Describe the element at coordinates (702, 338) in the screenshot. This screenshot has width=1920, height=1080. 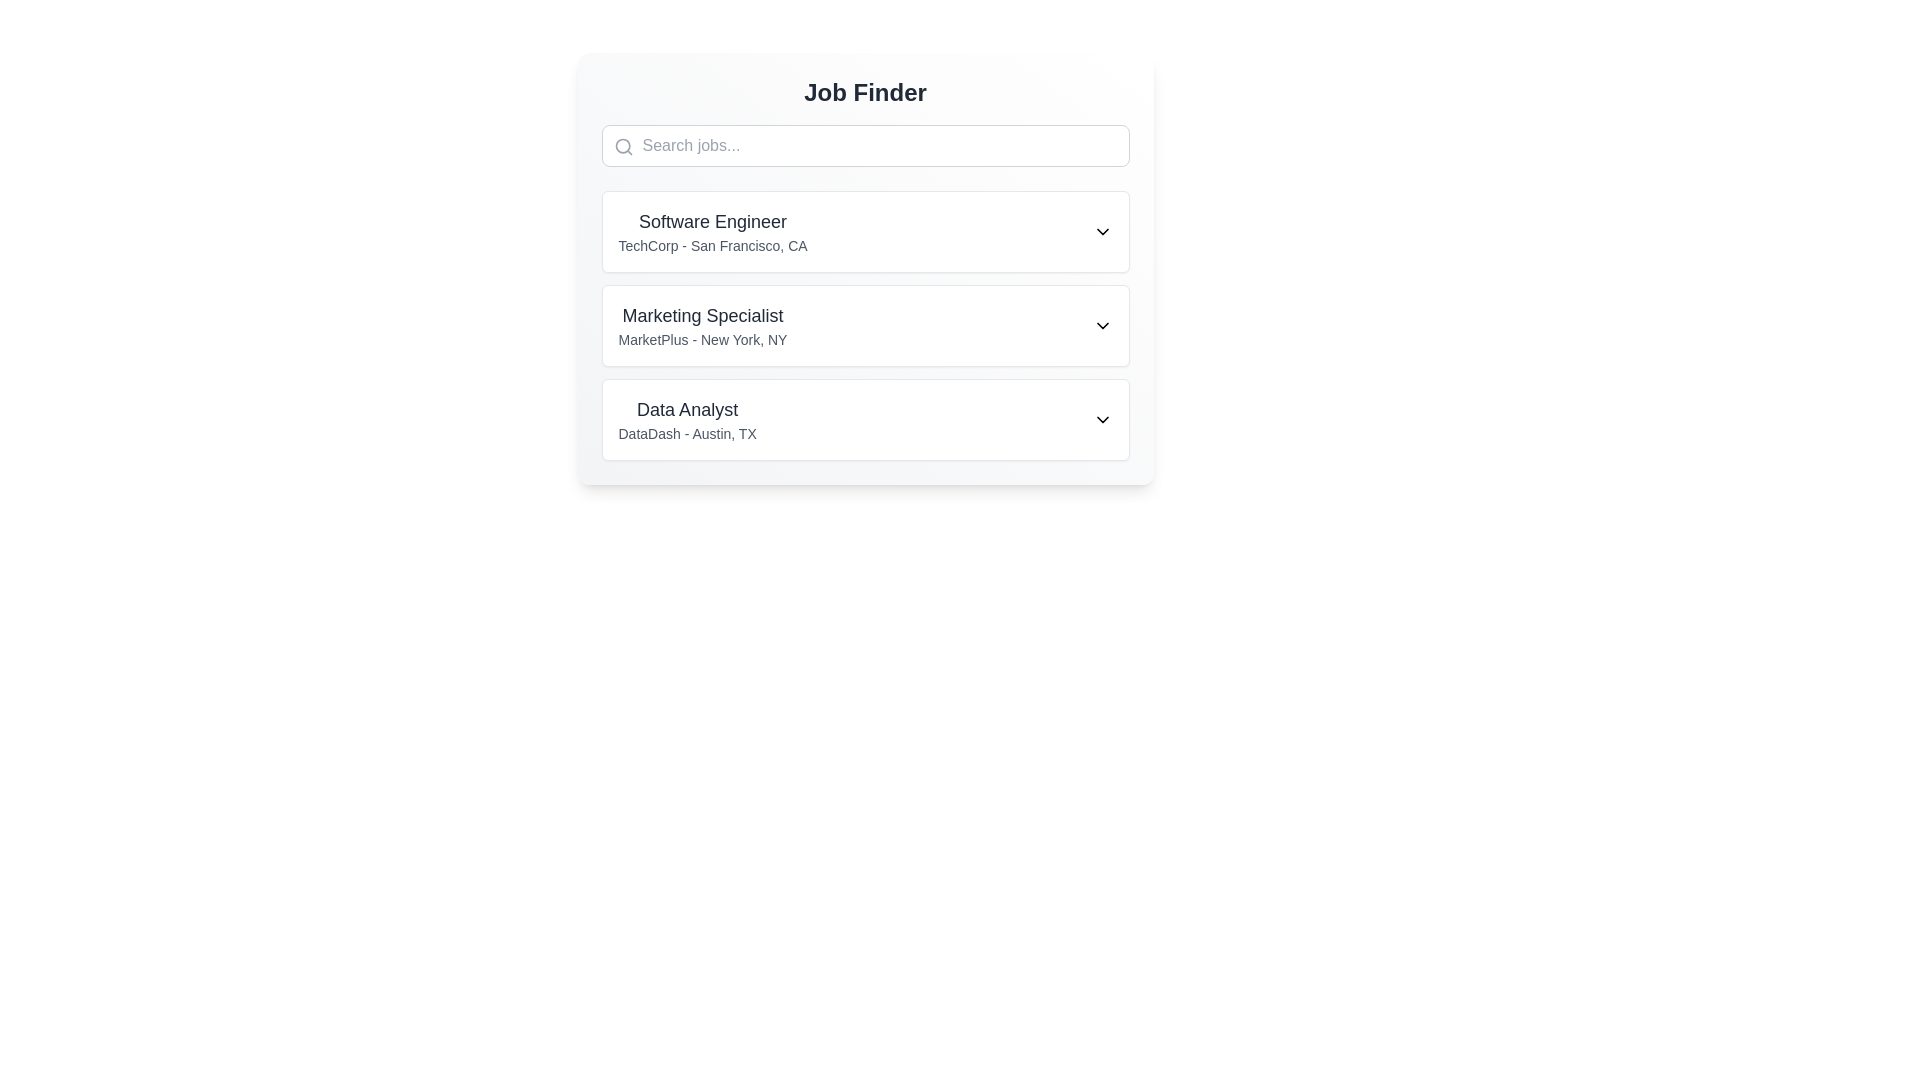
I see `the text display that provides additional details about the job opportunity, located directly below the 'Marketing Specialist' title in the card UI layout` at that location.